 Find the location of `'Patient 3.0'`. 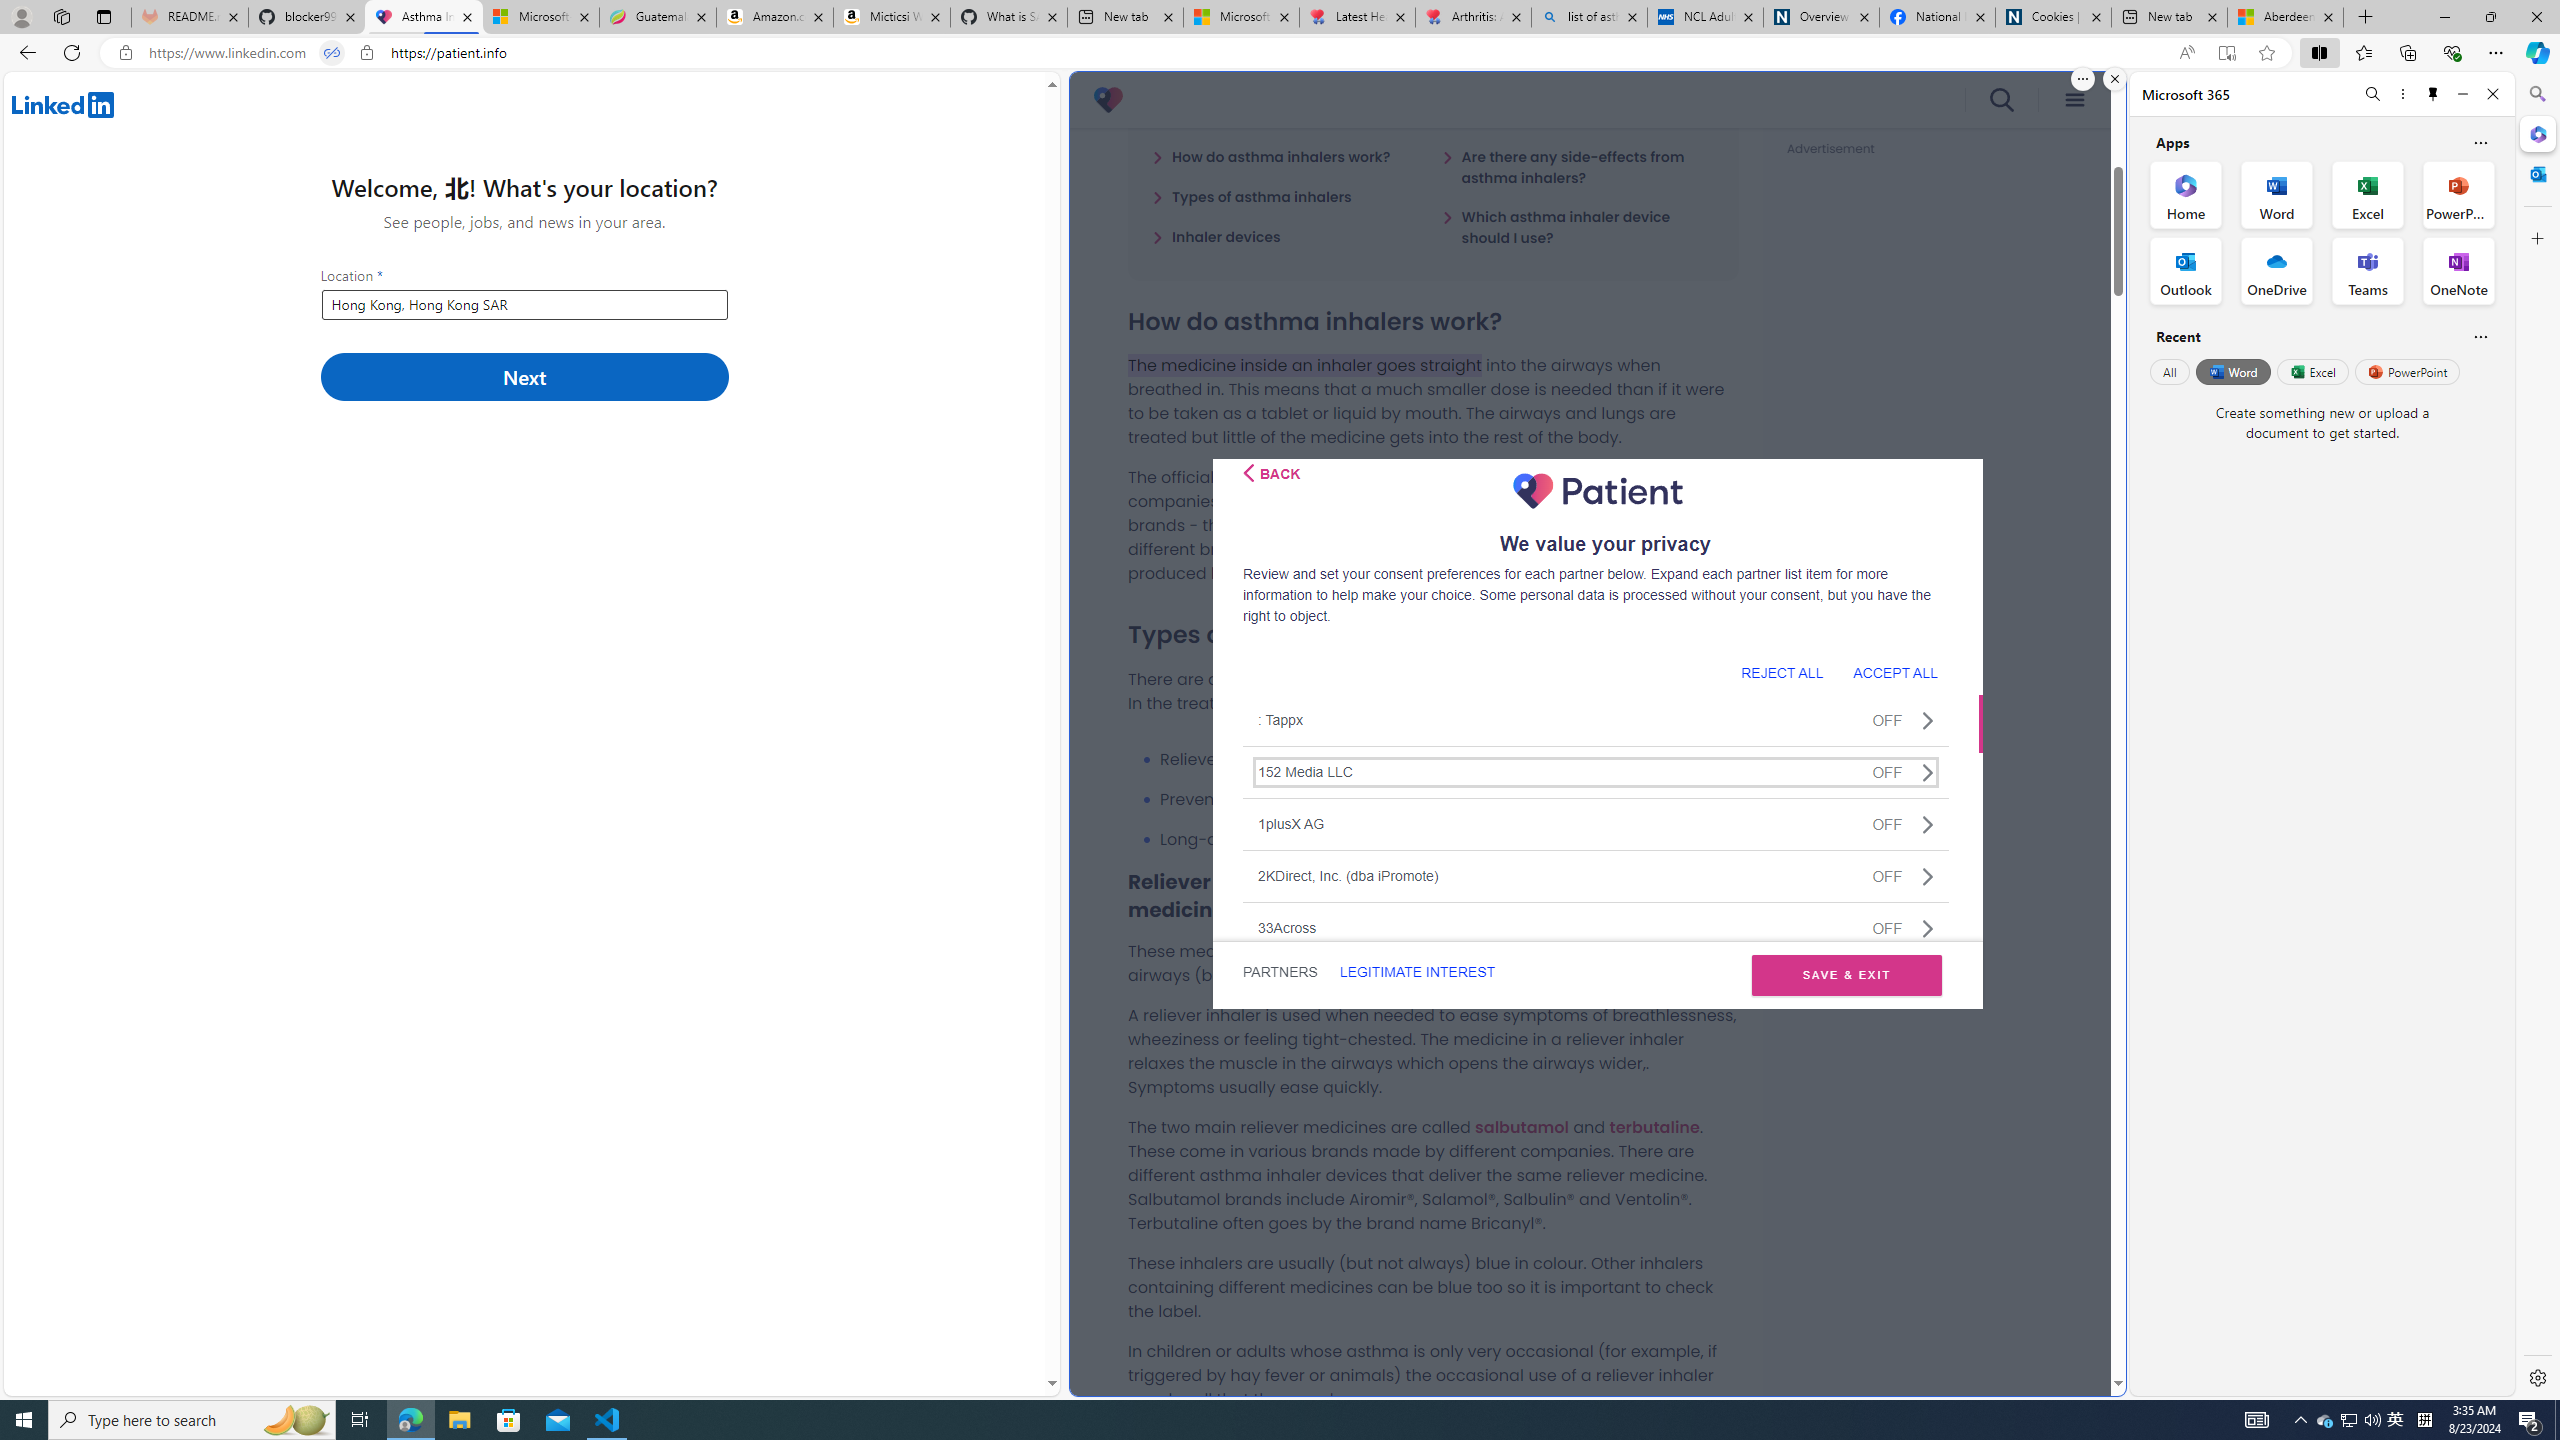

'Patient 3.0' is located at coordinates (1108, 99).